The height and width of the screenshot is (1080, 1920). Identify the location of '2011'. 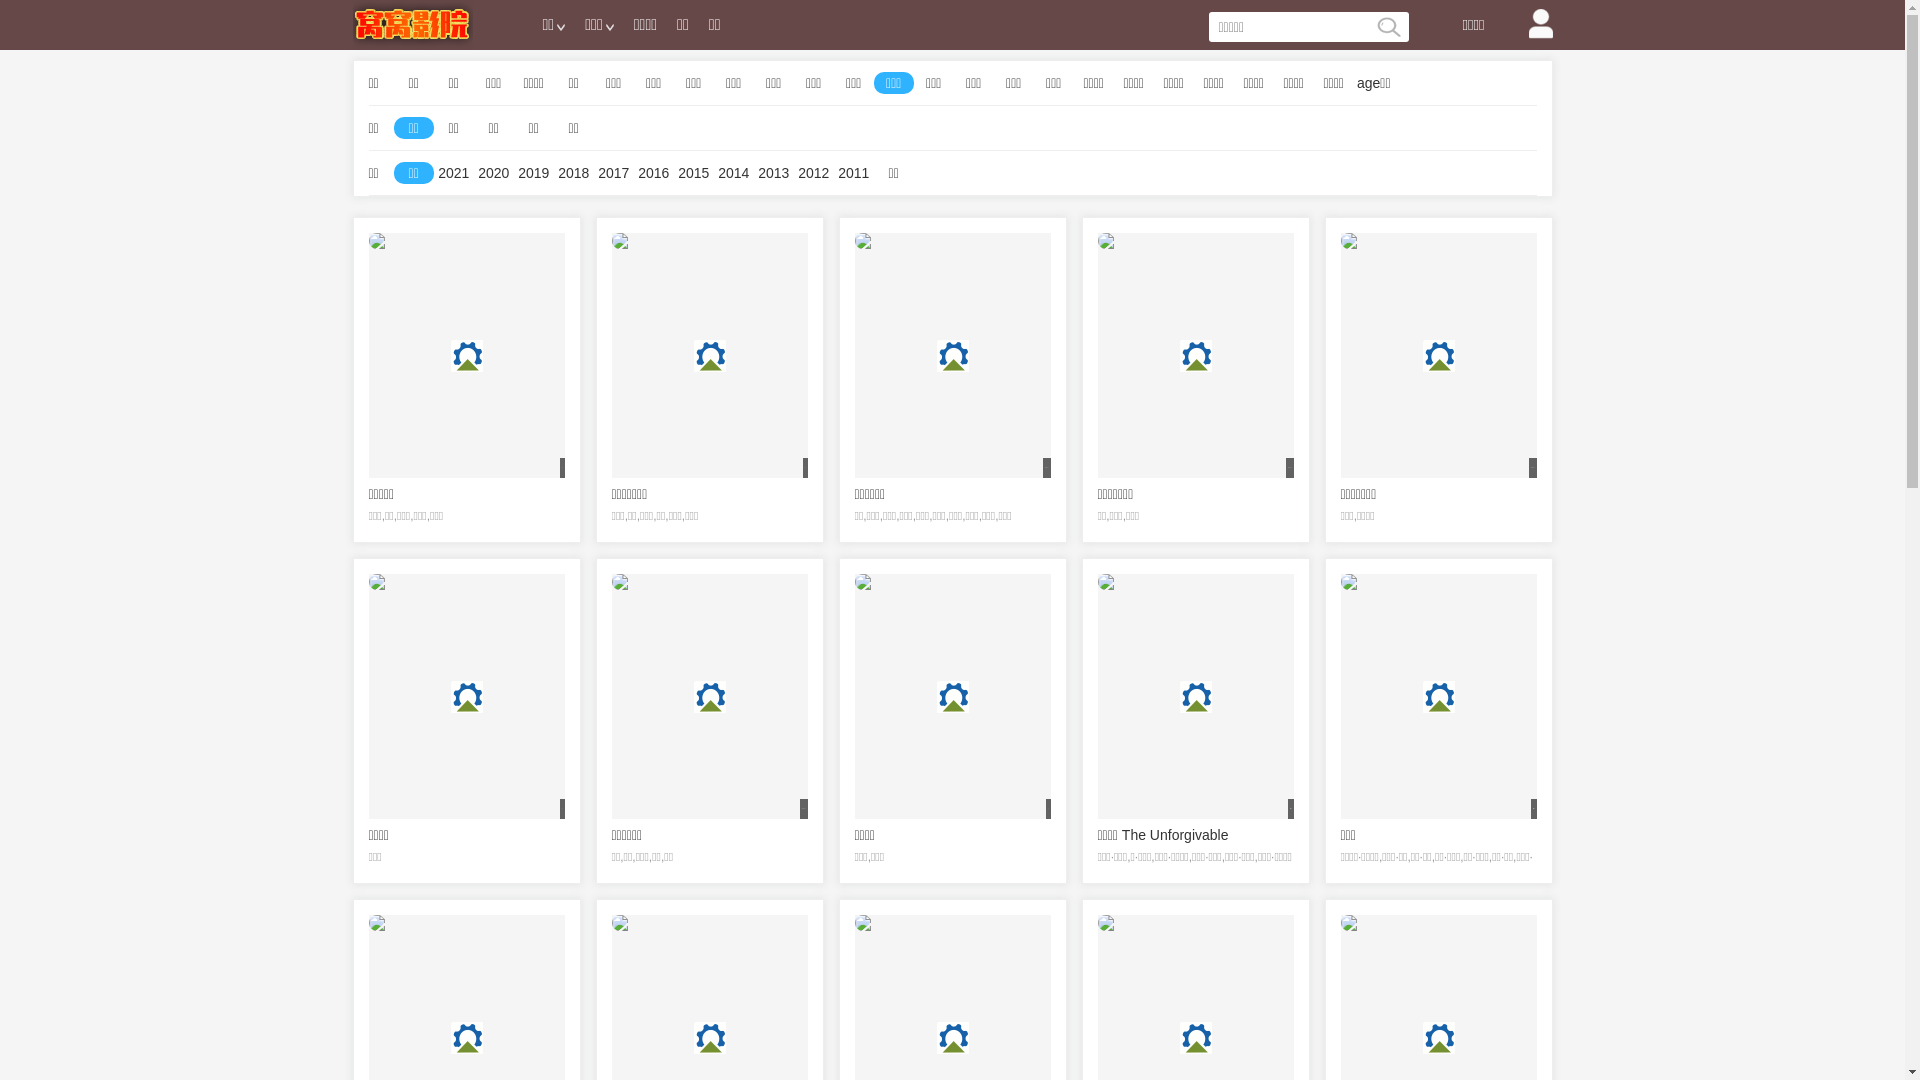
(853, 172).